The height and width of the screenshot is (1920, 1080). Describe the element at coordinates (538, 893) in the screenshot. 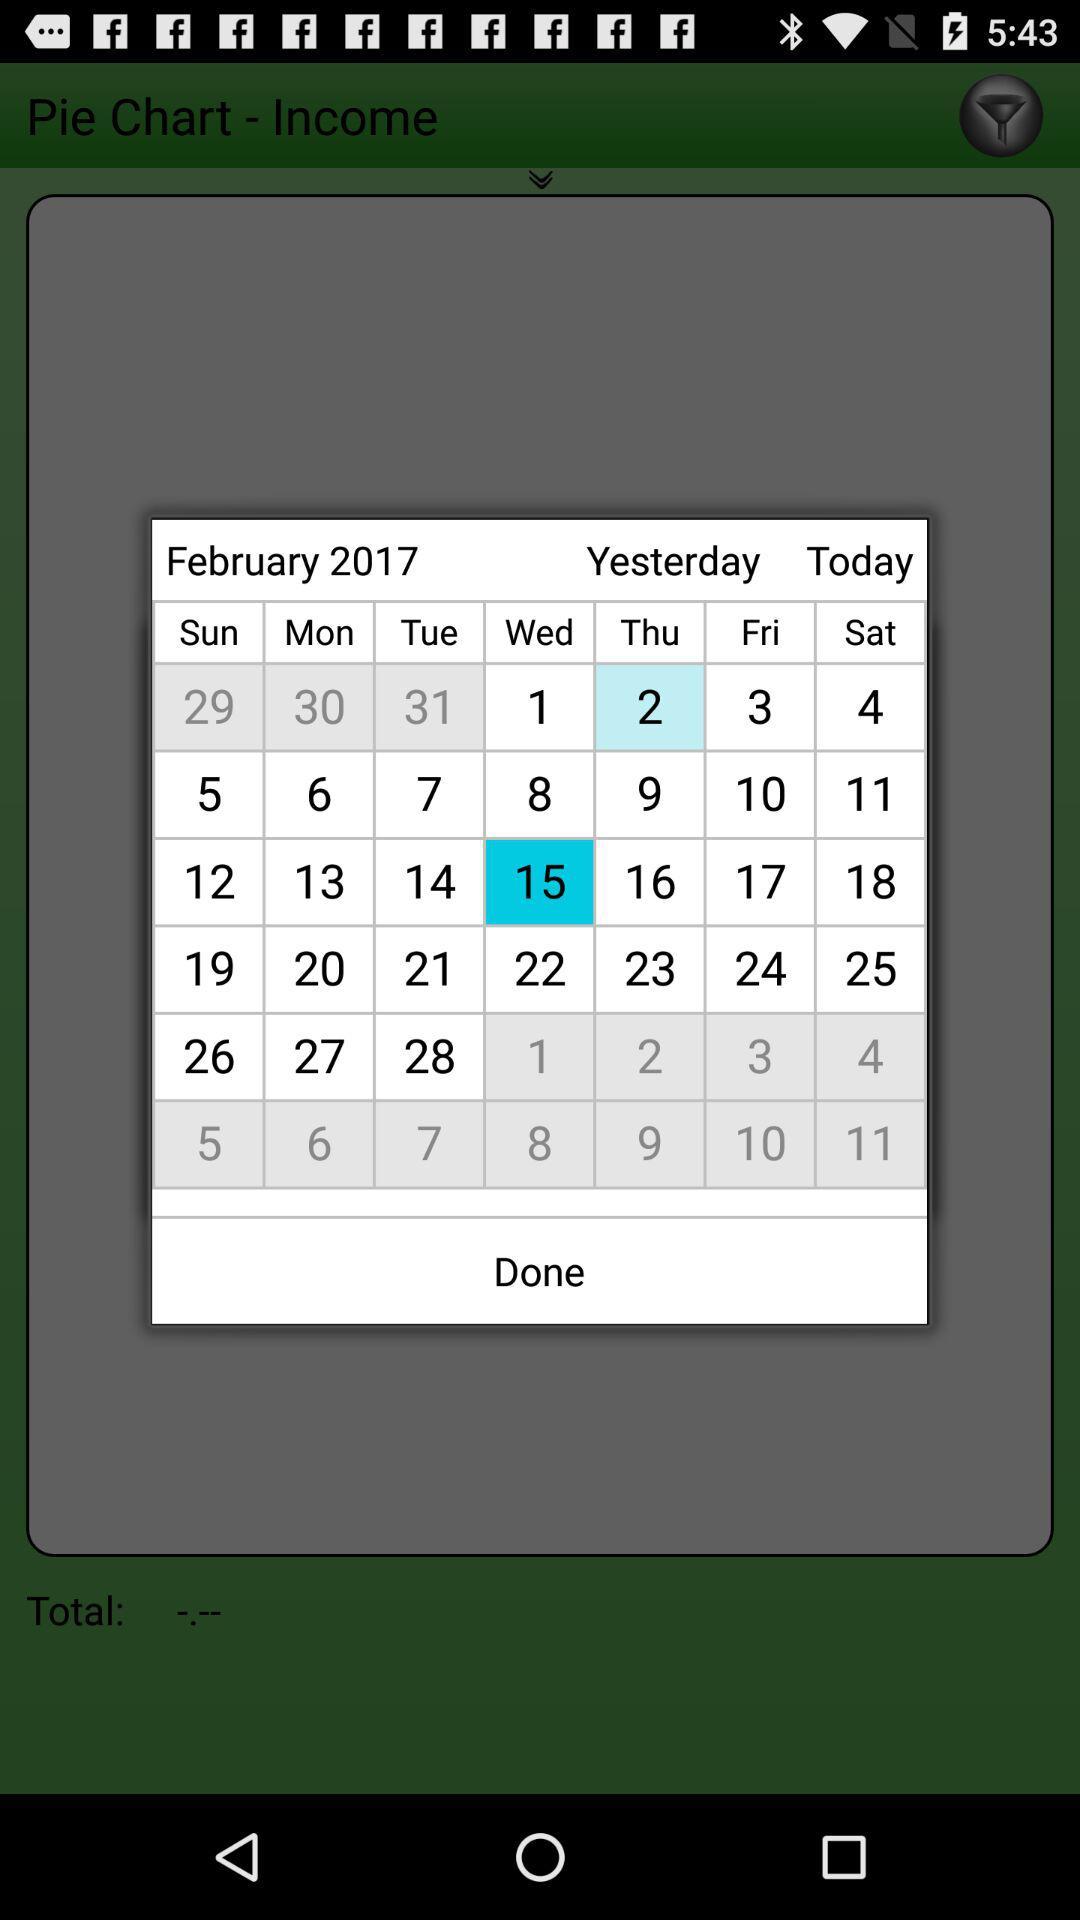

I see `the icon below february 2017 app` at that location.